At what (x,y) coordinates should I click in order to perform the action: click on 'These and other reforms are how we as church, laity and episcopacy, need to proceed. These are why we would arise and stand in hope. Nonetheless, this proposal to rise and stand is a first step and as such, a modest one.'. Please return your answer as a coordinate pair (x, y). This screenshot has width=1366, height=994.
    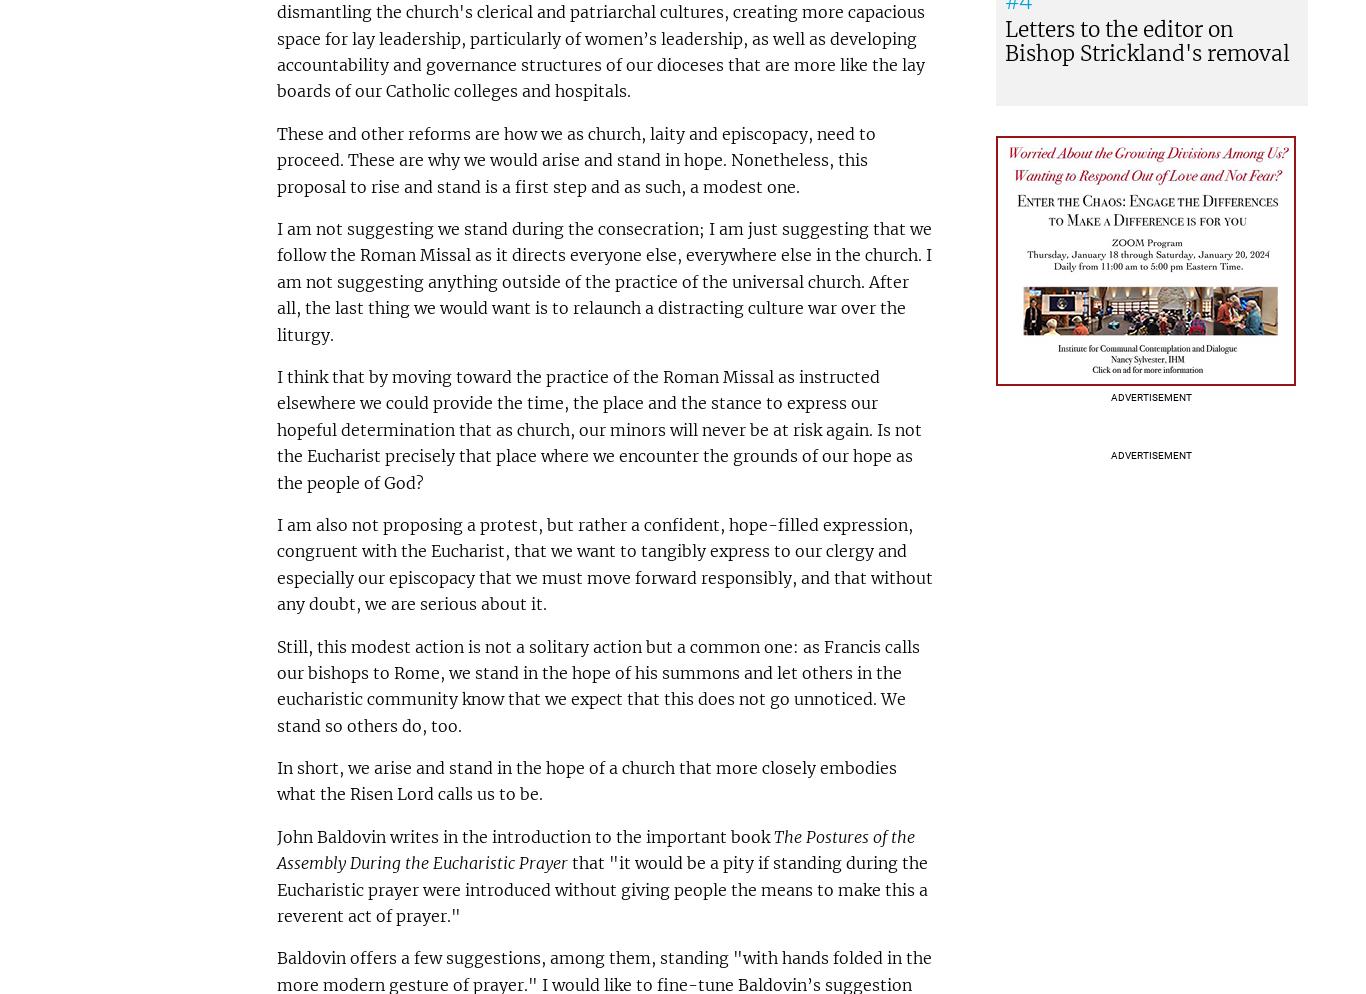
    Looking at the image, I should click on (574, 159).